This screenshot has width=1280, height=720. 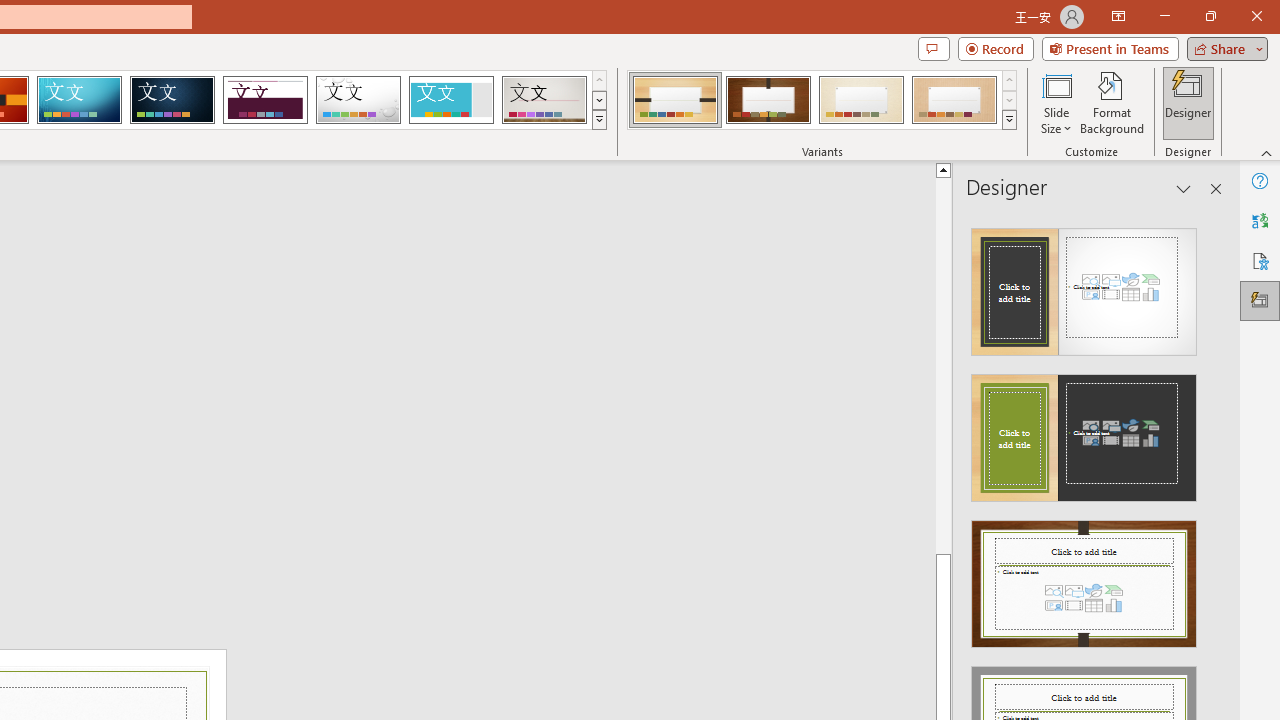 What do you see at coordinates (1083, 577) in the screenshot?
I see `'Design Idea'` at bounding box center [1083, 577].